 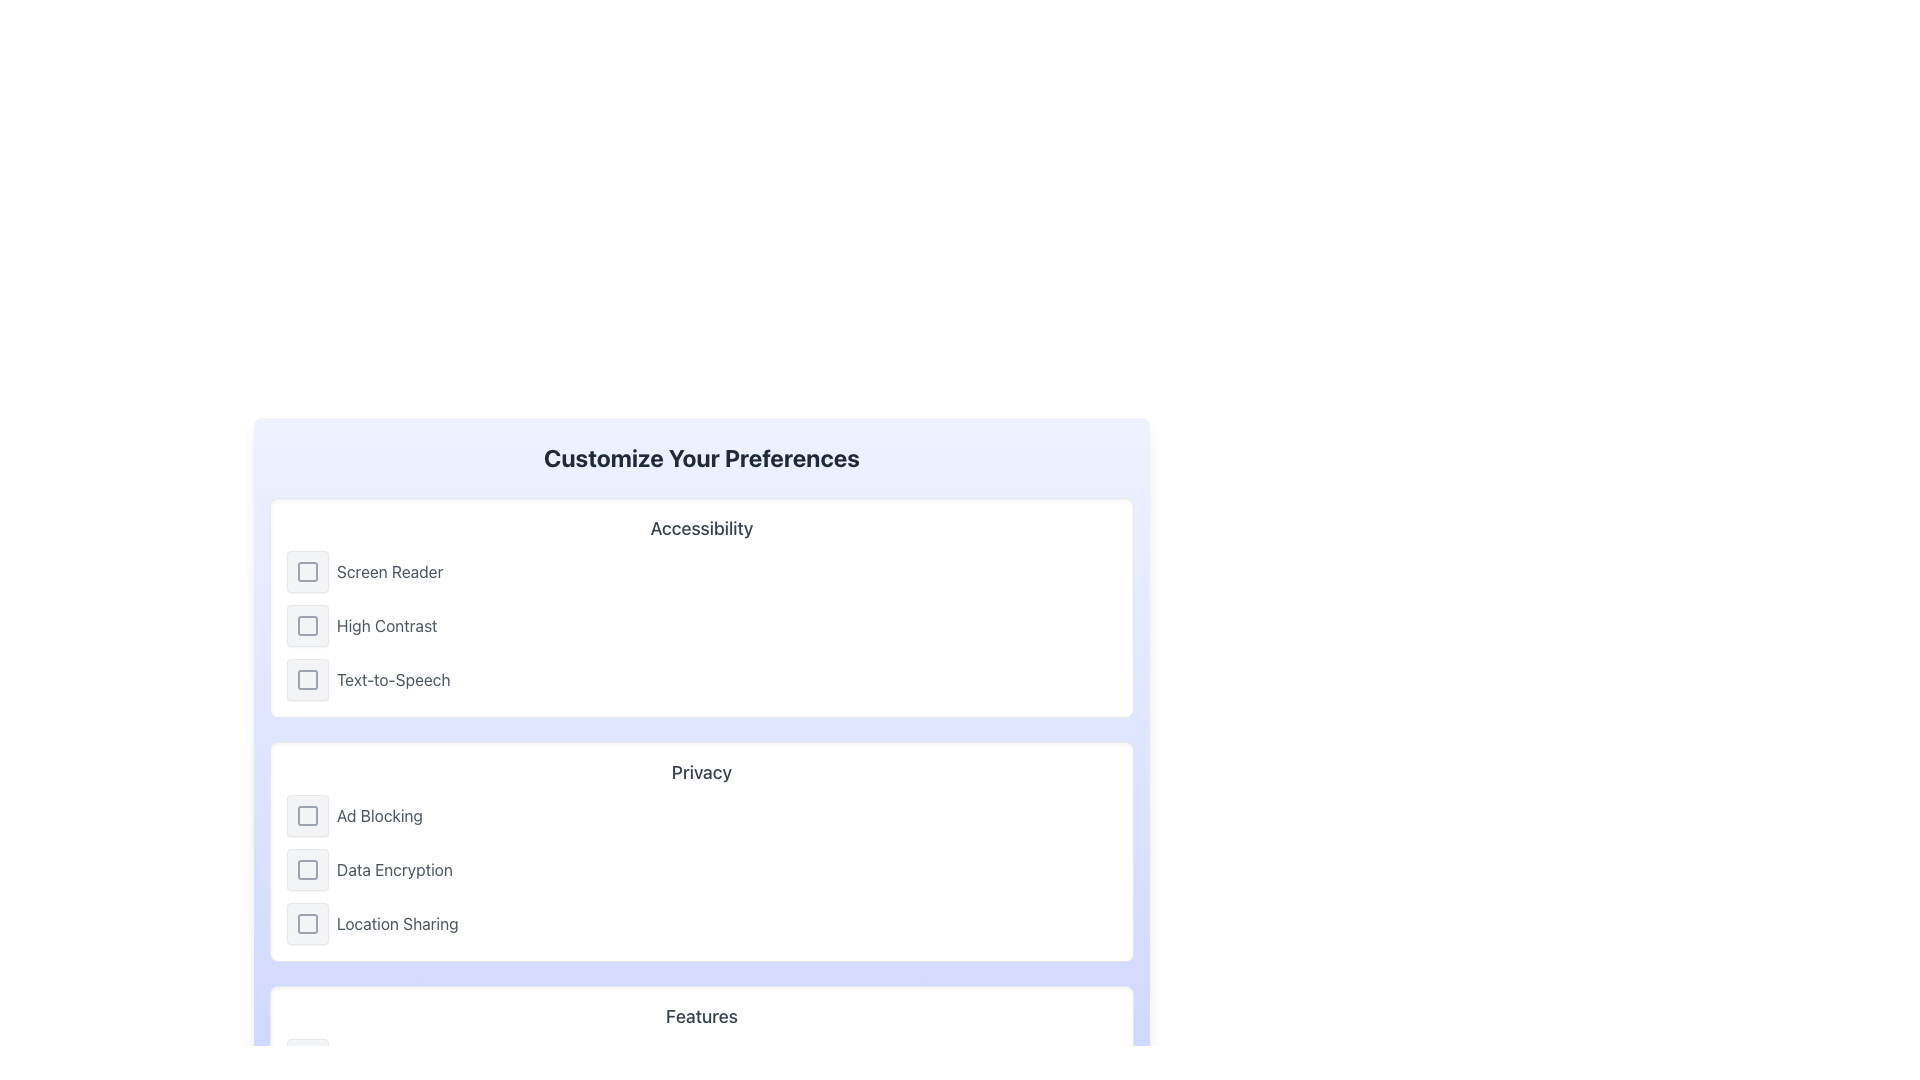 I want to click on the checkbox-like component for the 'Location Sharing' preference in the 'Privacy' section, so click(x=306, y=924).